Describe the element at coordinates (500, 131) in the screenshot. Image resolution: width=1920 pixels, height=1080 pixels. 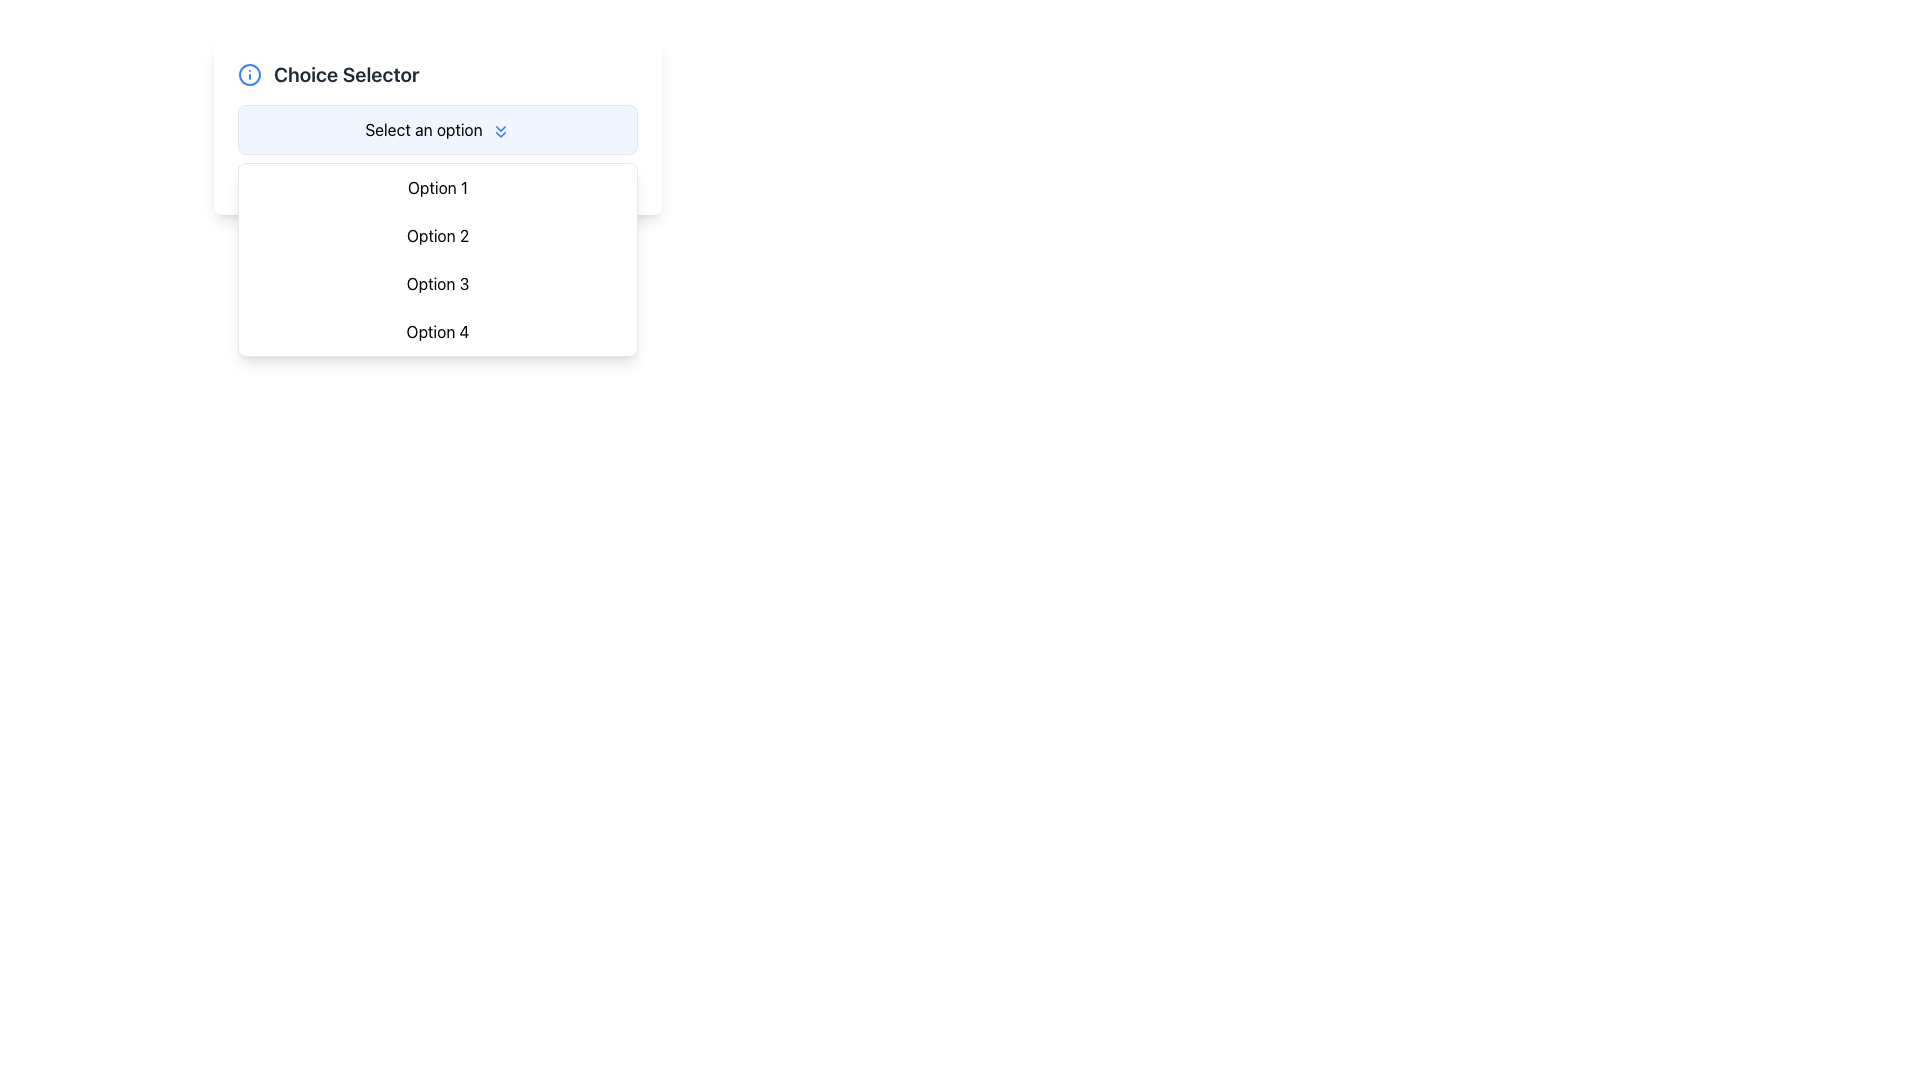
I see `the Dropdown toggle icon (double chevrons) styled in blue, located to the right of the text 'Select an option'` at that location.